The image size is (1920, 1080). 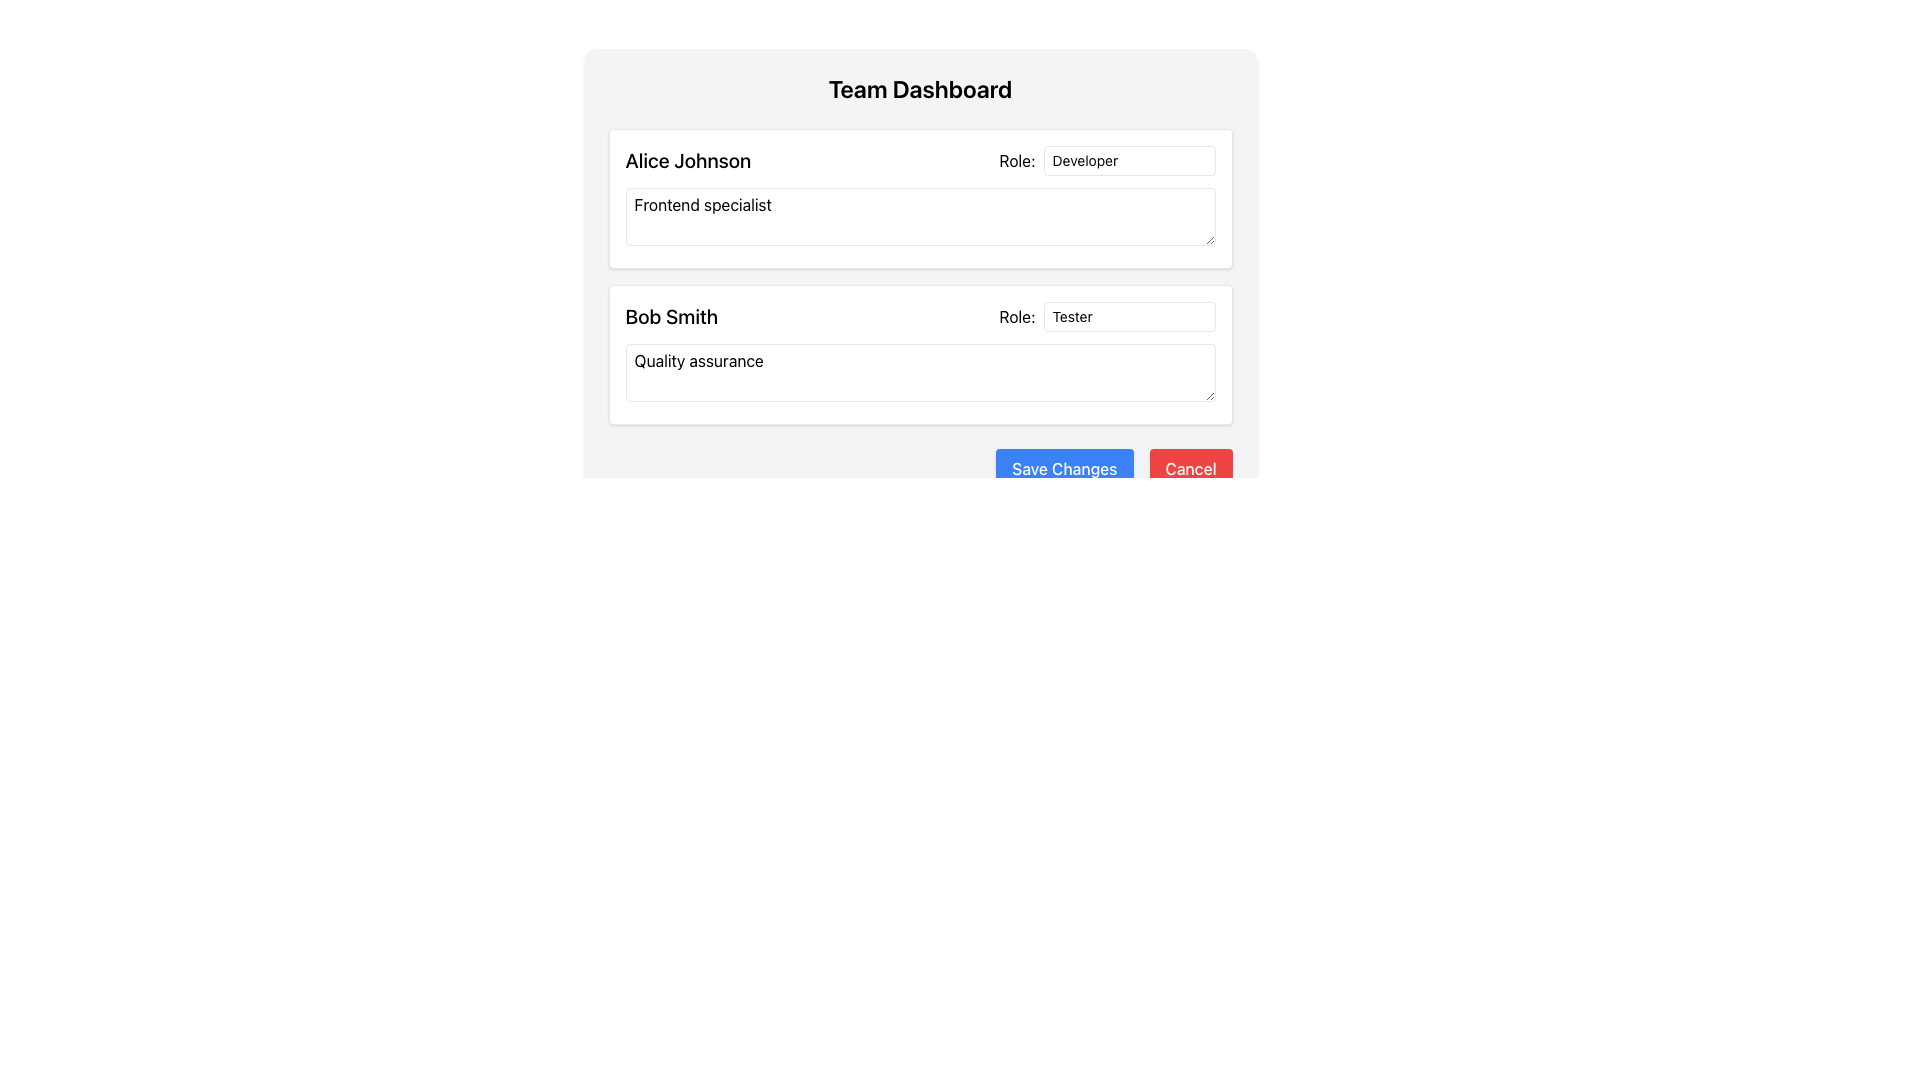 What do you see at coordinates (1017, 160) in the screenshot?
I see `the 'Role' label located to the left of the 'Developer' input field in the user section for 'Alice Johnson'` at bounding box center [1017, 160].